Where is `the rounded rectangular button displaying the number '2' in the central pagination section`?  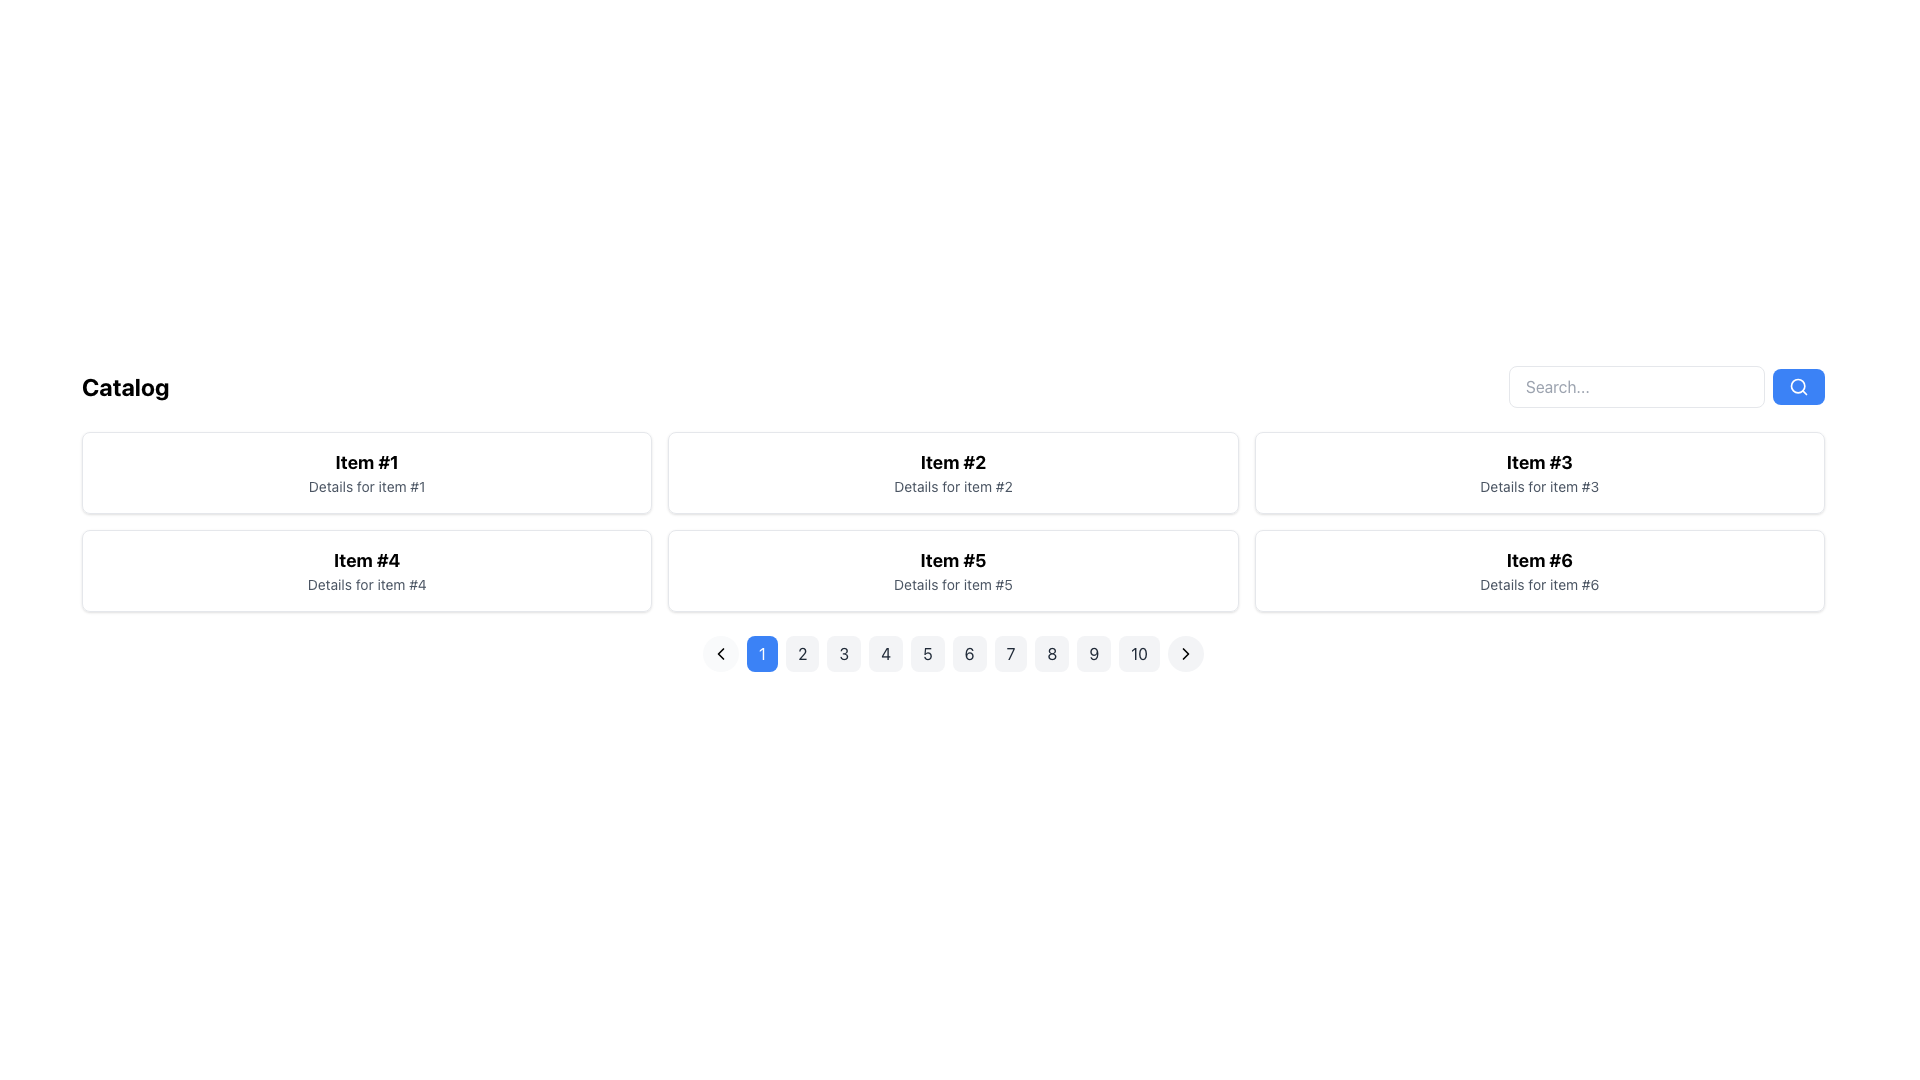
the rounded rectangular button displaying the number '2' in the central pagination section is located at coordinates (802, 654).